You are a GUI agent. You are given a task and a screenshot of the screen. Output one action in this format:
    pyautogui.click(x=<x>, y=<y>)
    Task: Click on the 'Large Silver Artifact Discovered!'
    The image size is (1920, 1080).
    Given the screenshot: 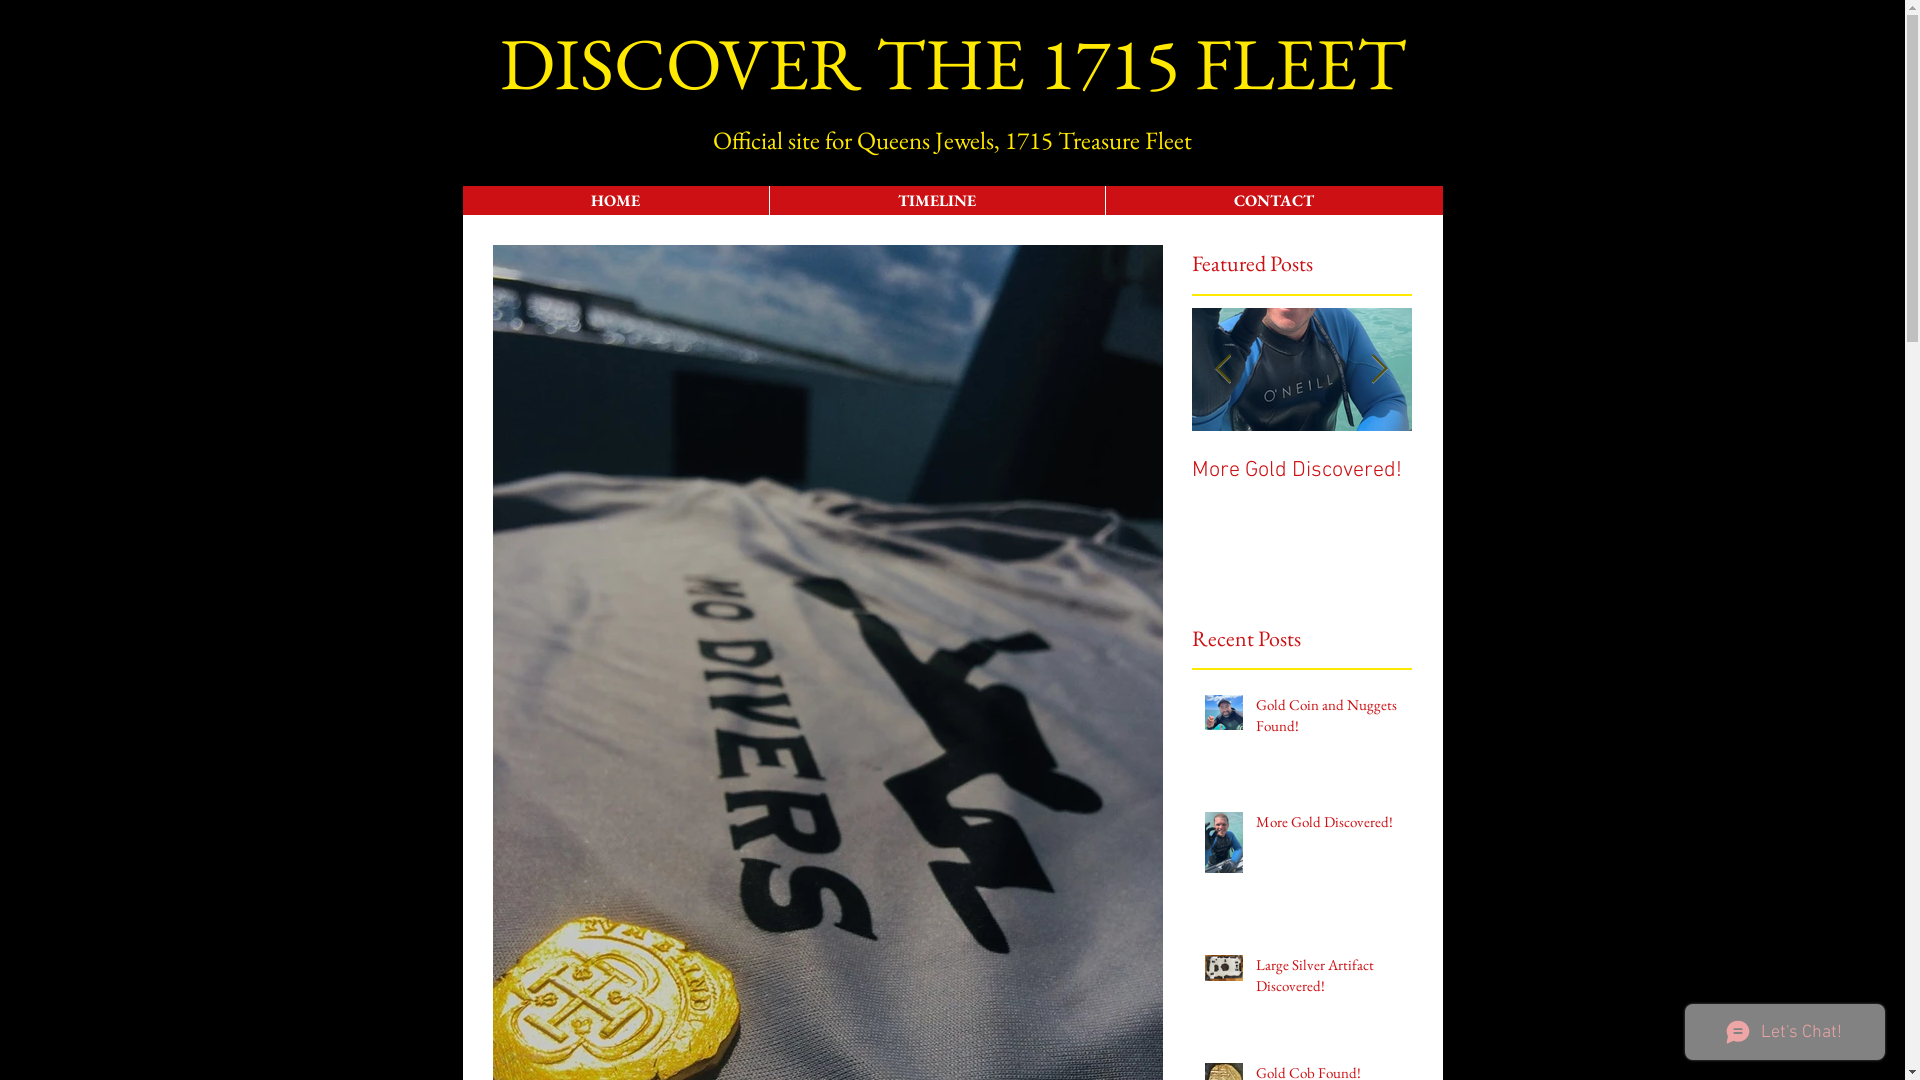 What is the action you would take?
    pyautogui.click(x=1255, y=978)
    